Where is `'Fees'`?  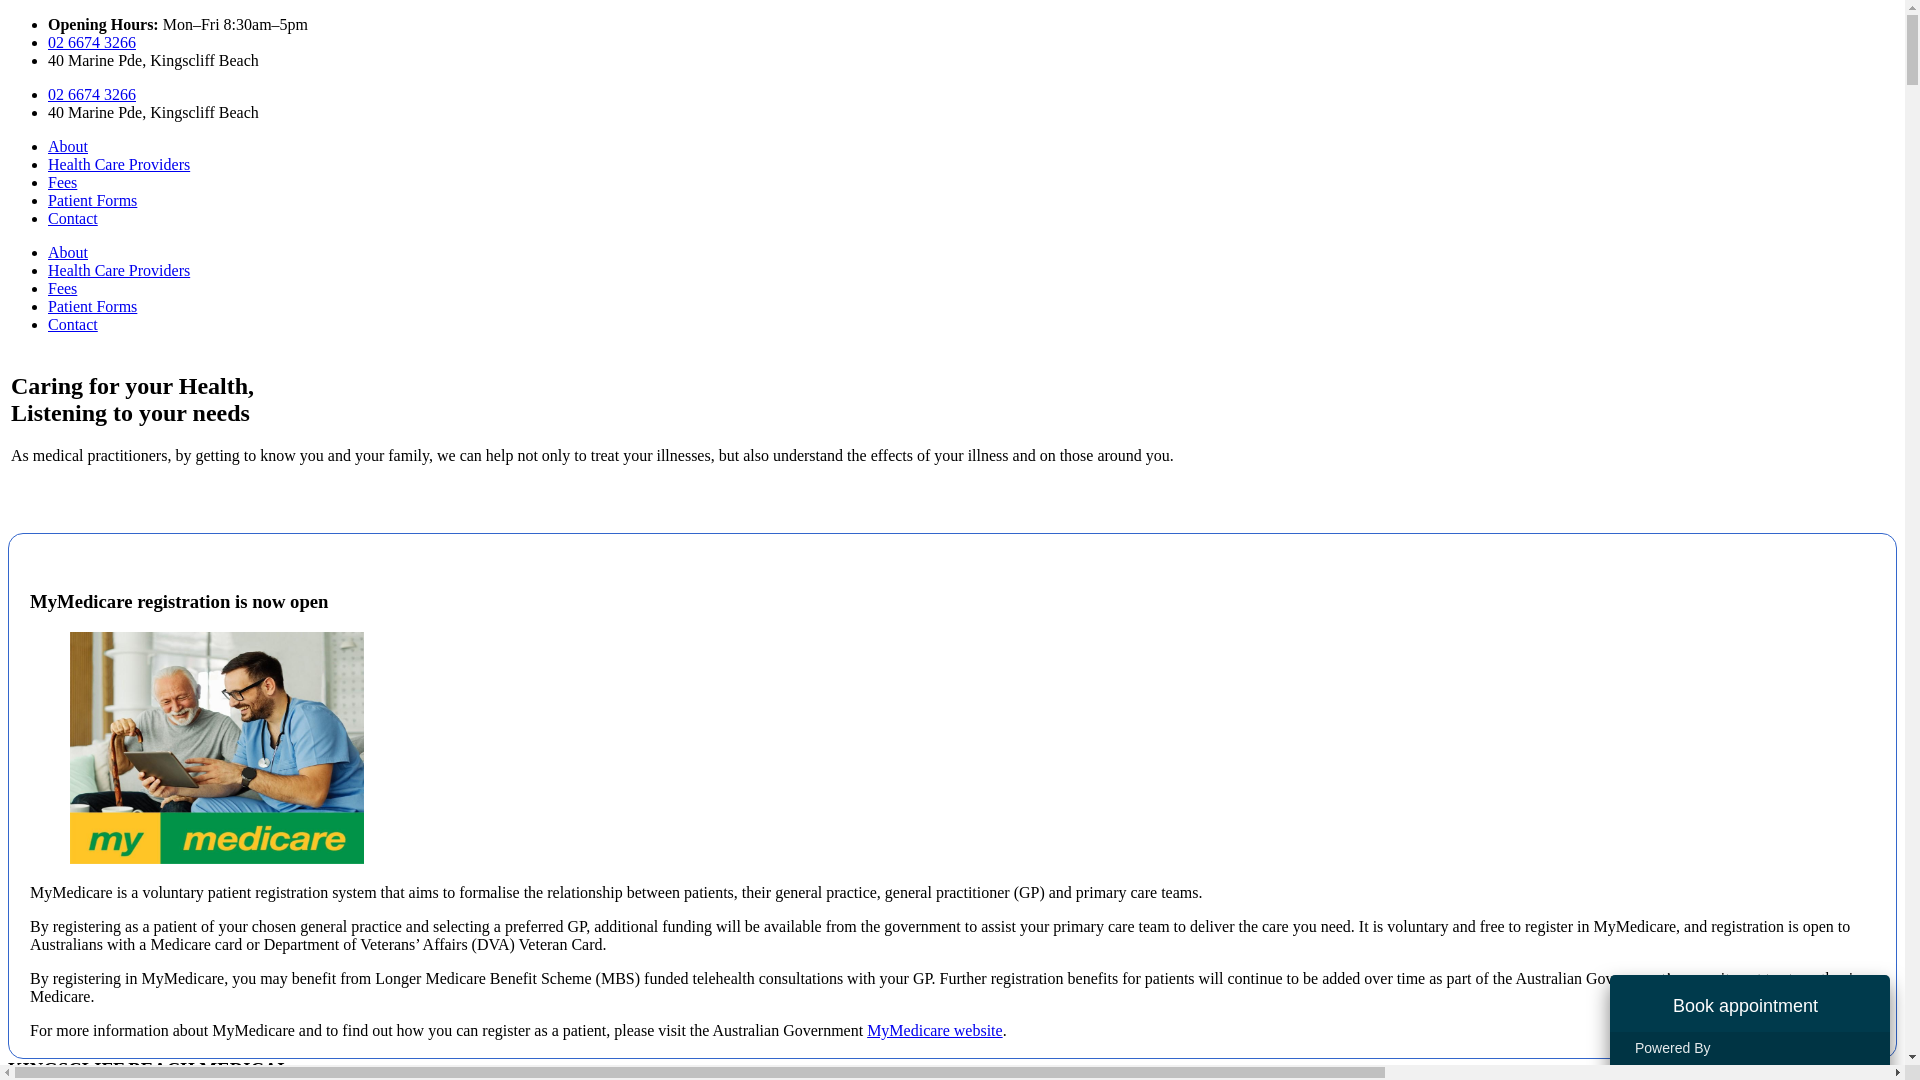 'Fees' is located at coordinates (48, 288).